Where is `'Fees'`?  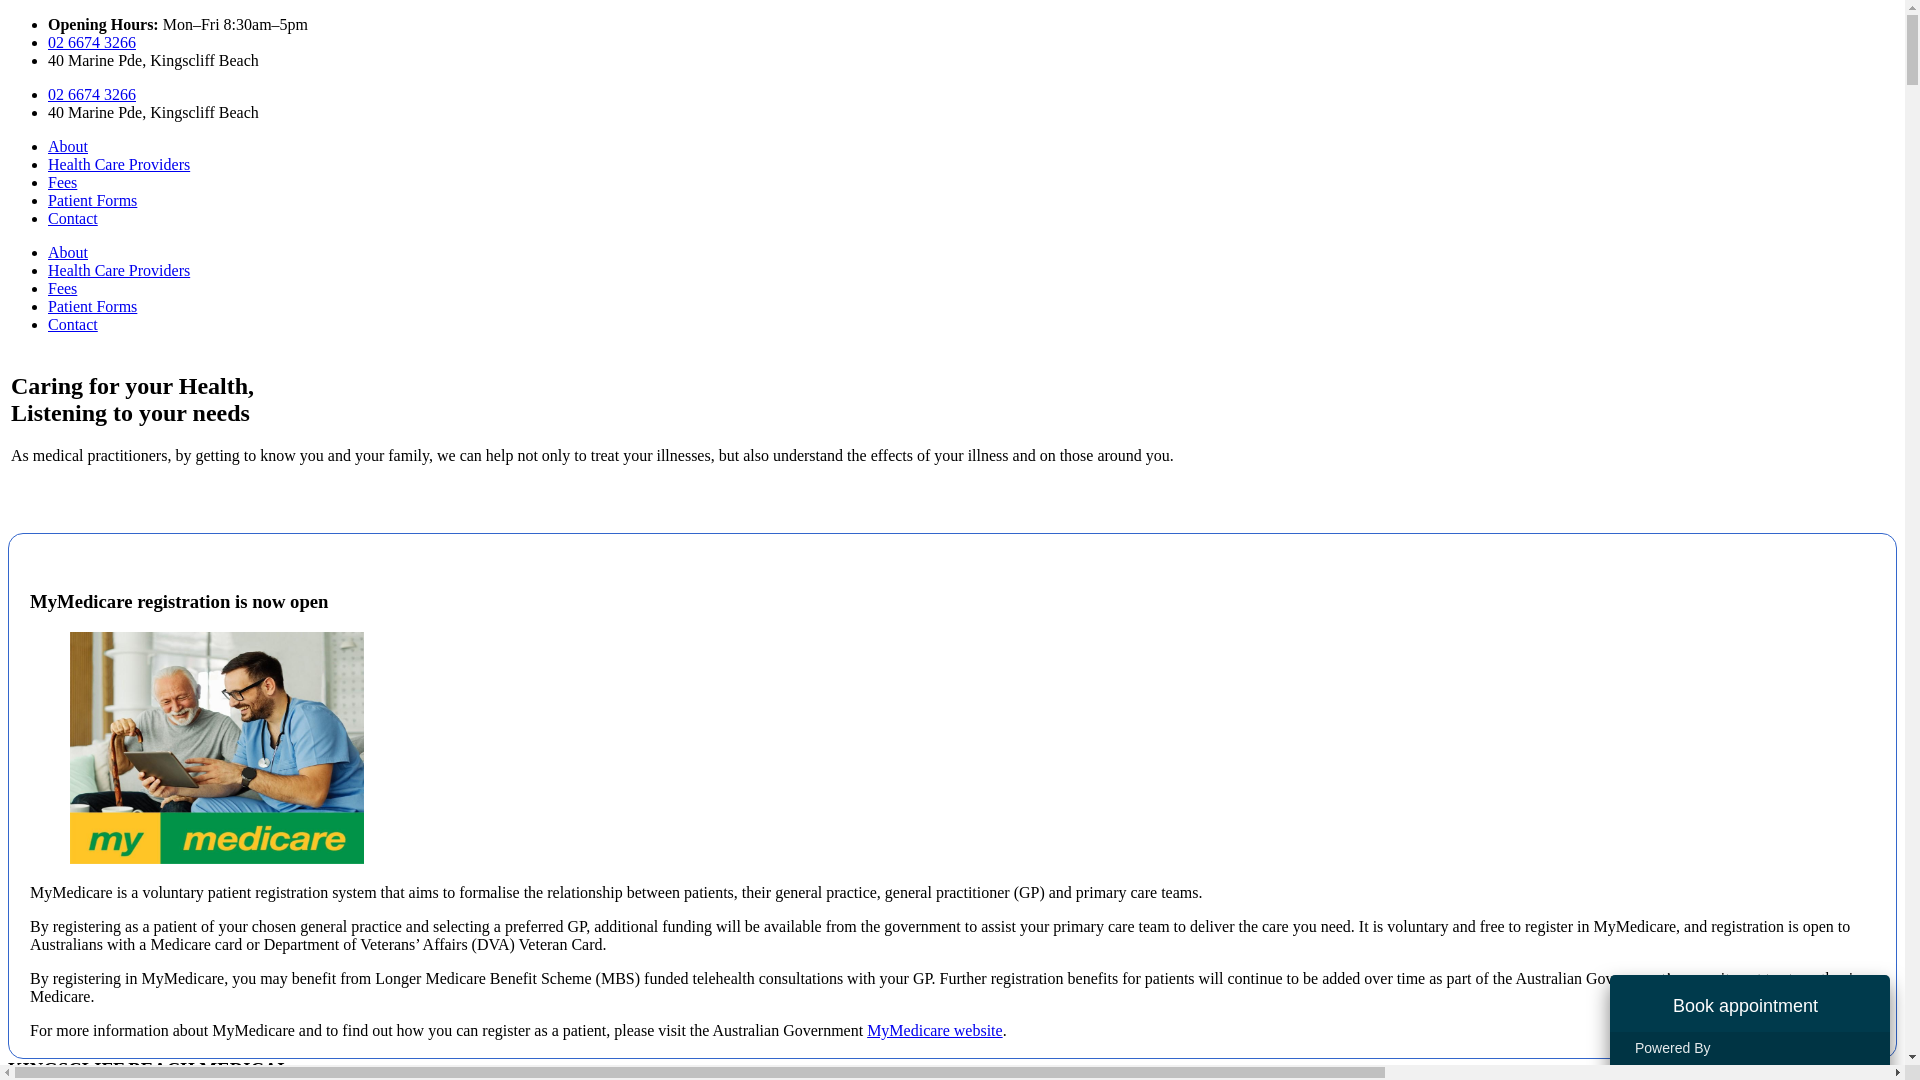 'Fees' is located at coordinates (48, 288).